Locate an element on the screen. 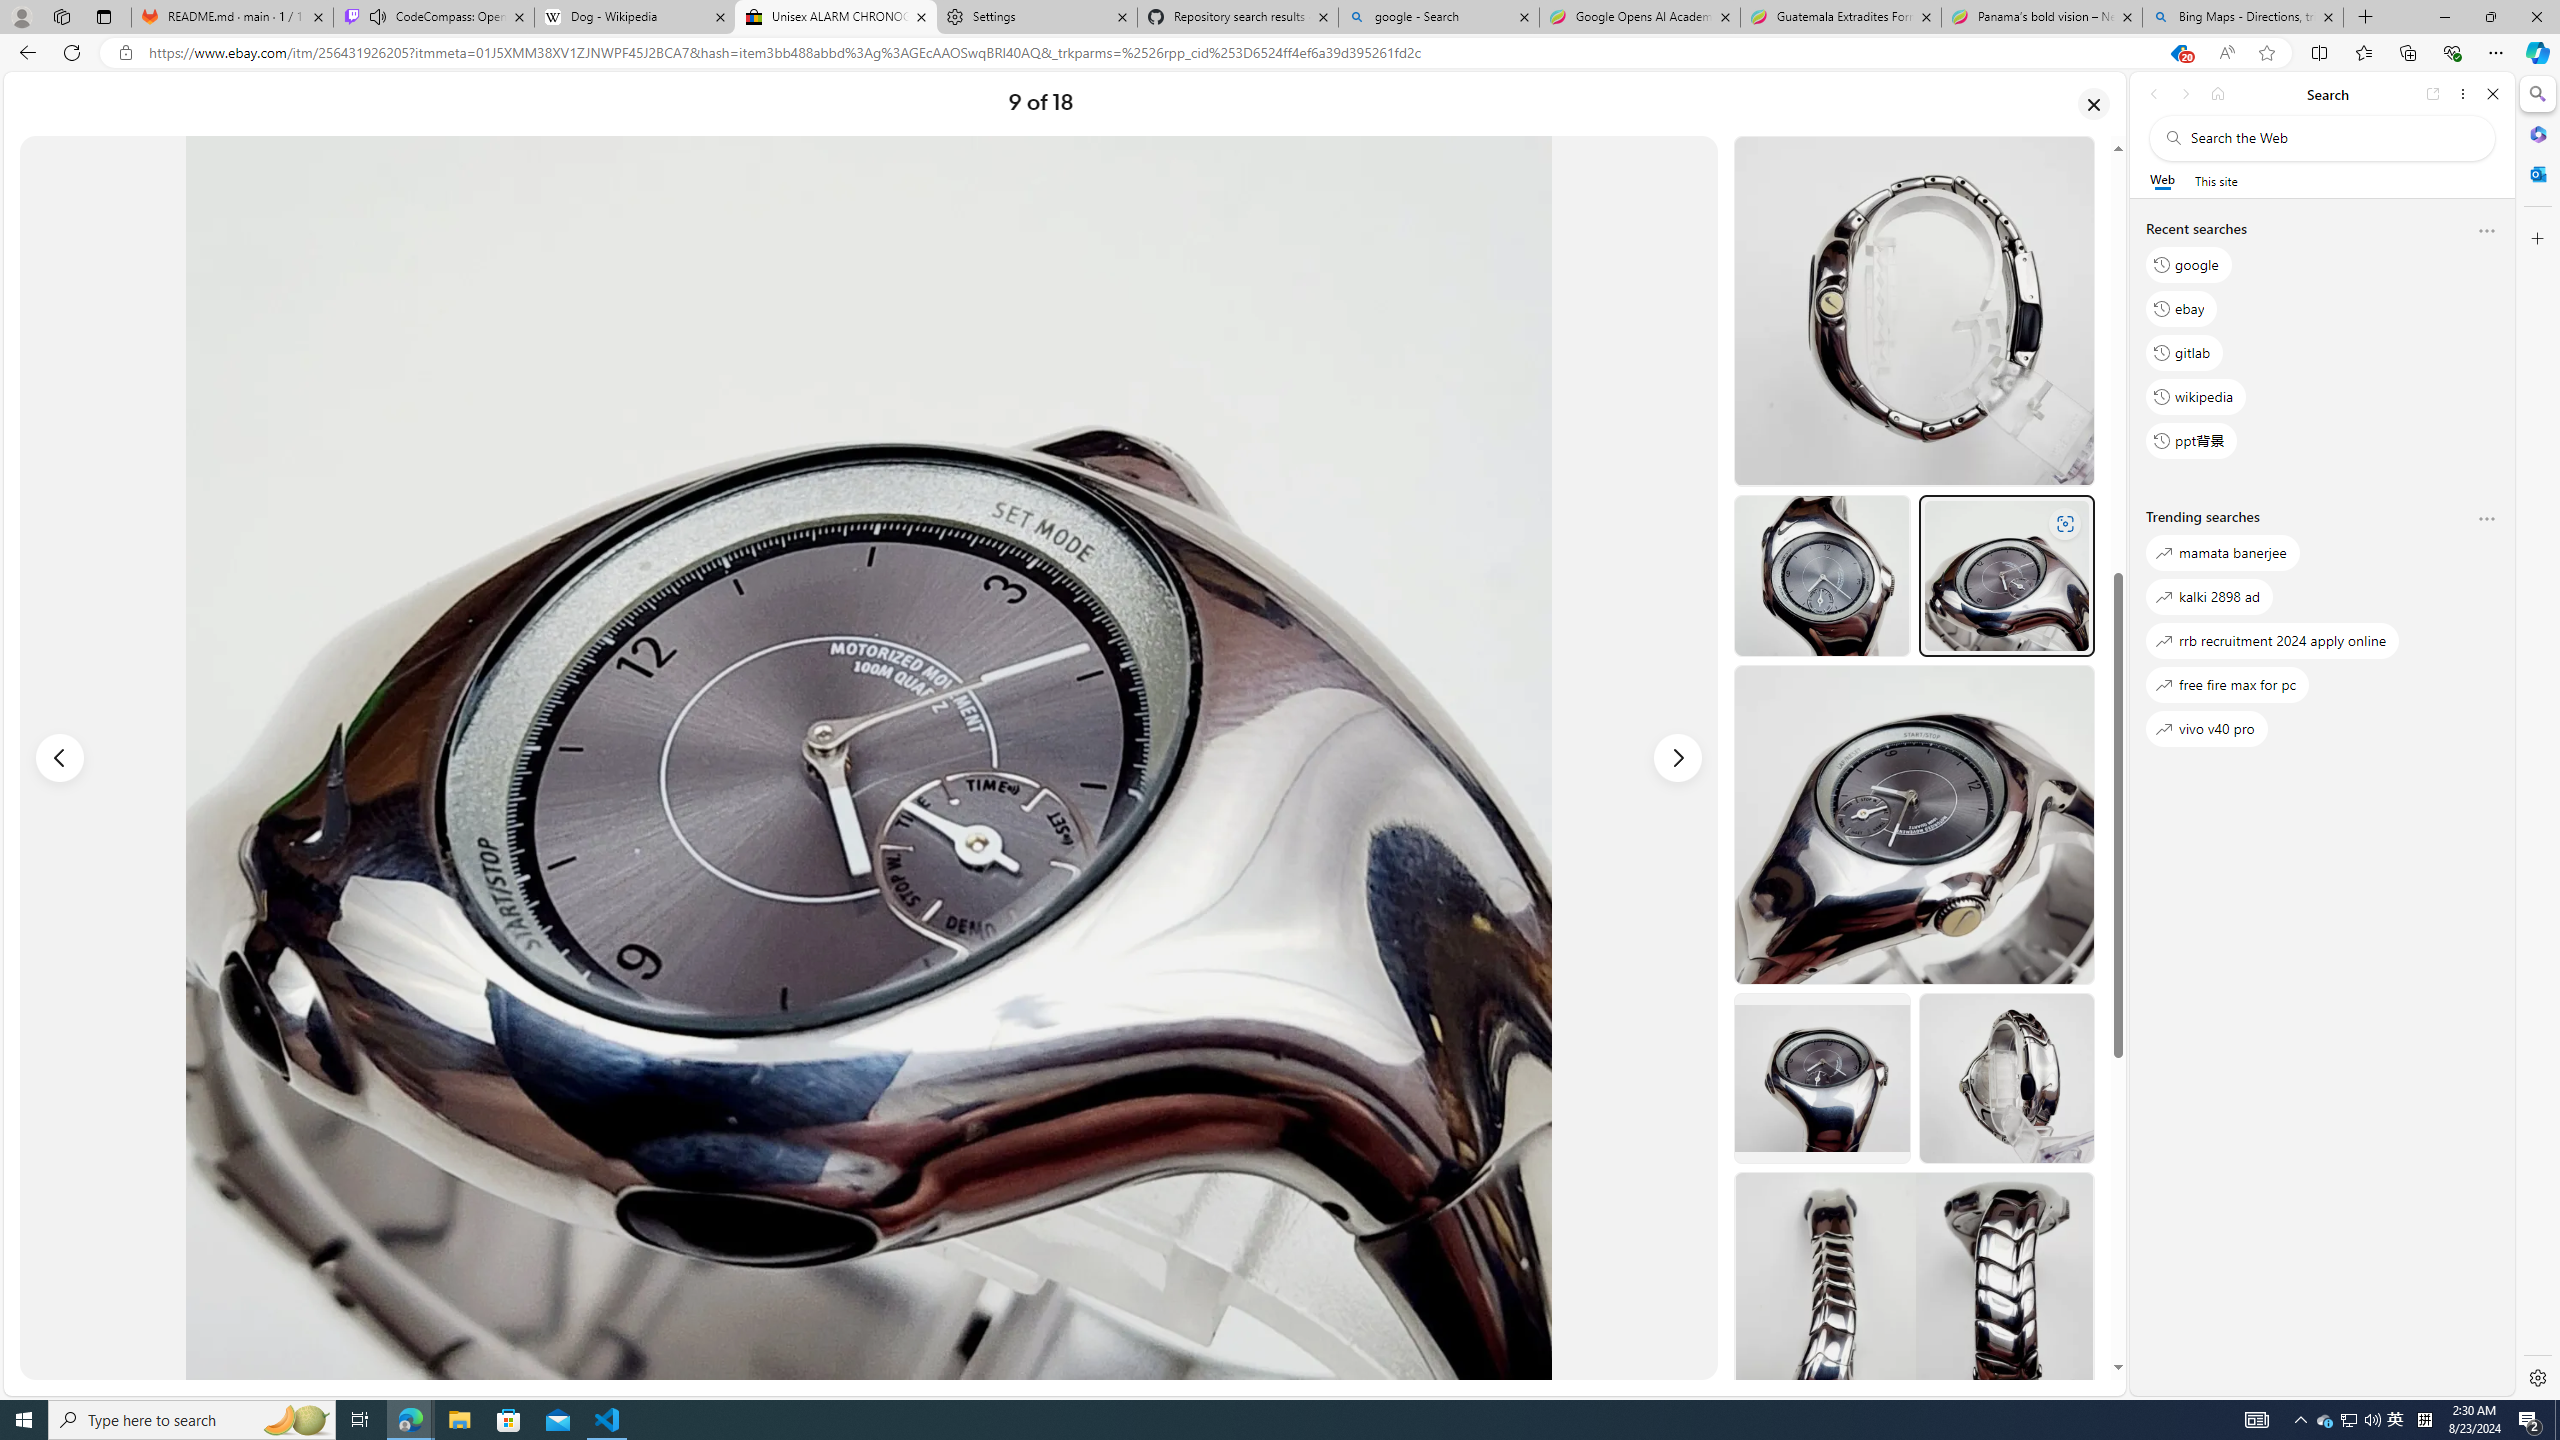 This screenshot has width=2560, height=1440. 'Close image gallery dialog' is located at coordinates (2094, 103).